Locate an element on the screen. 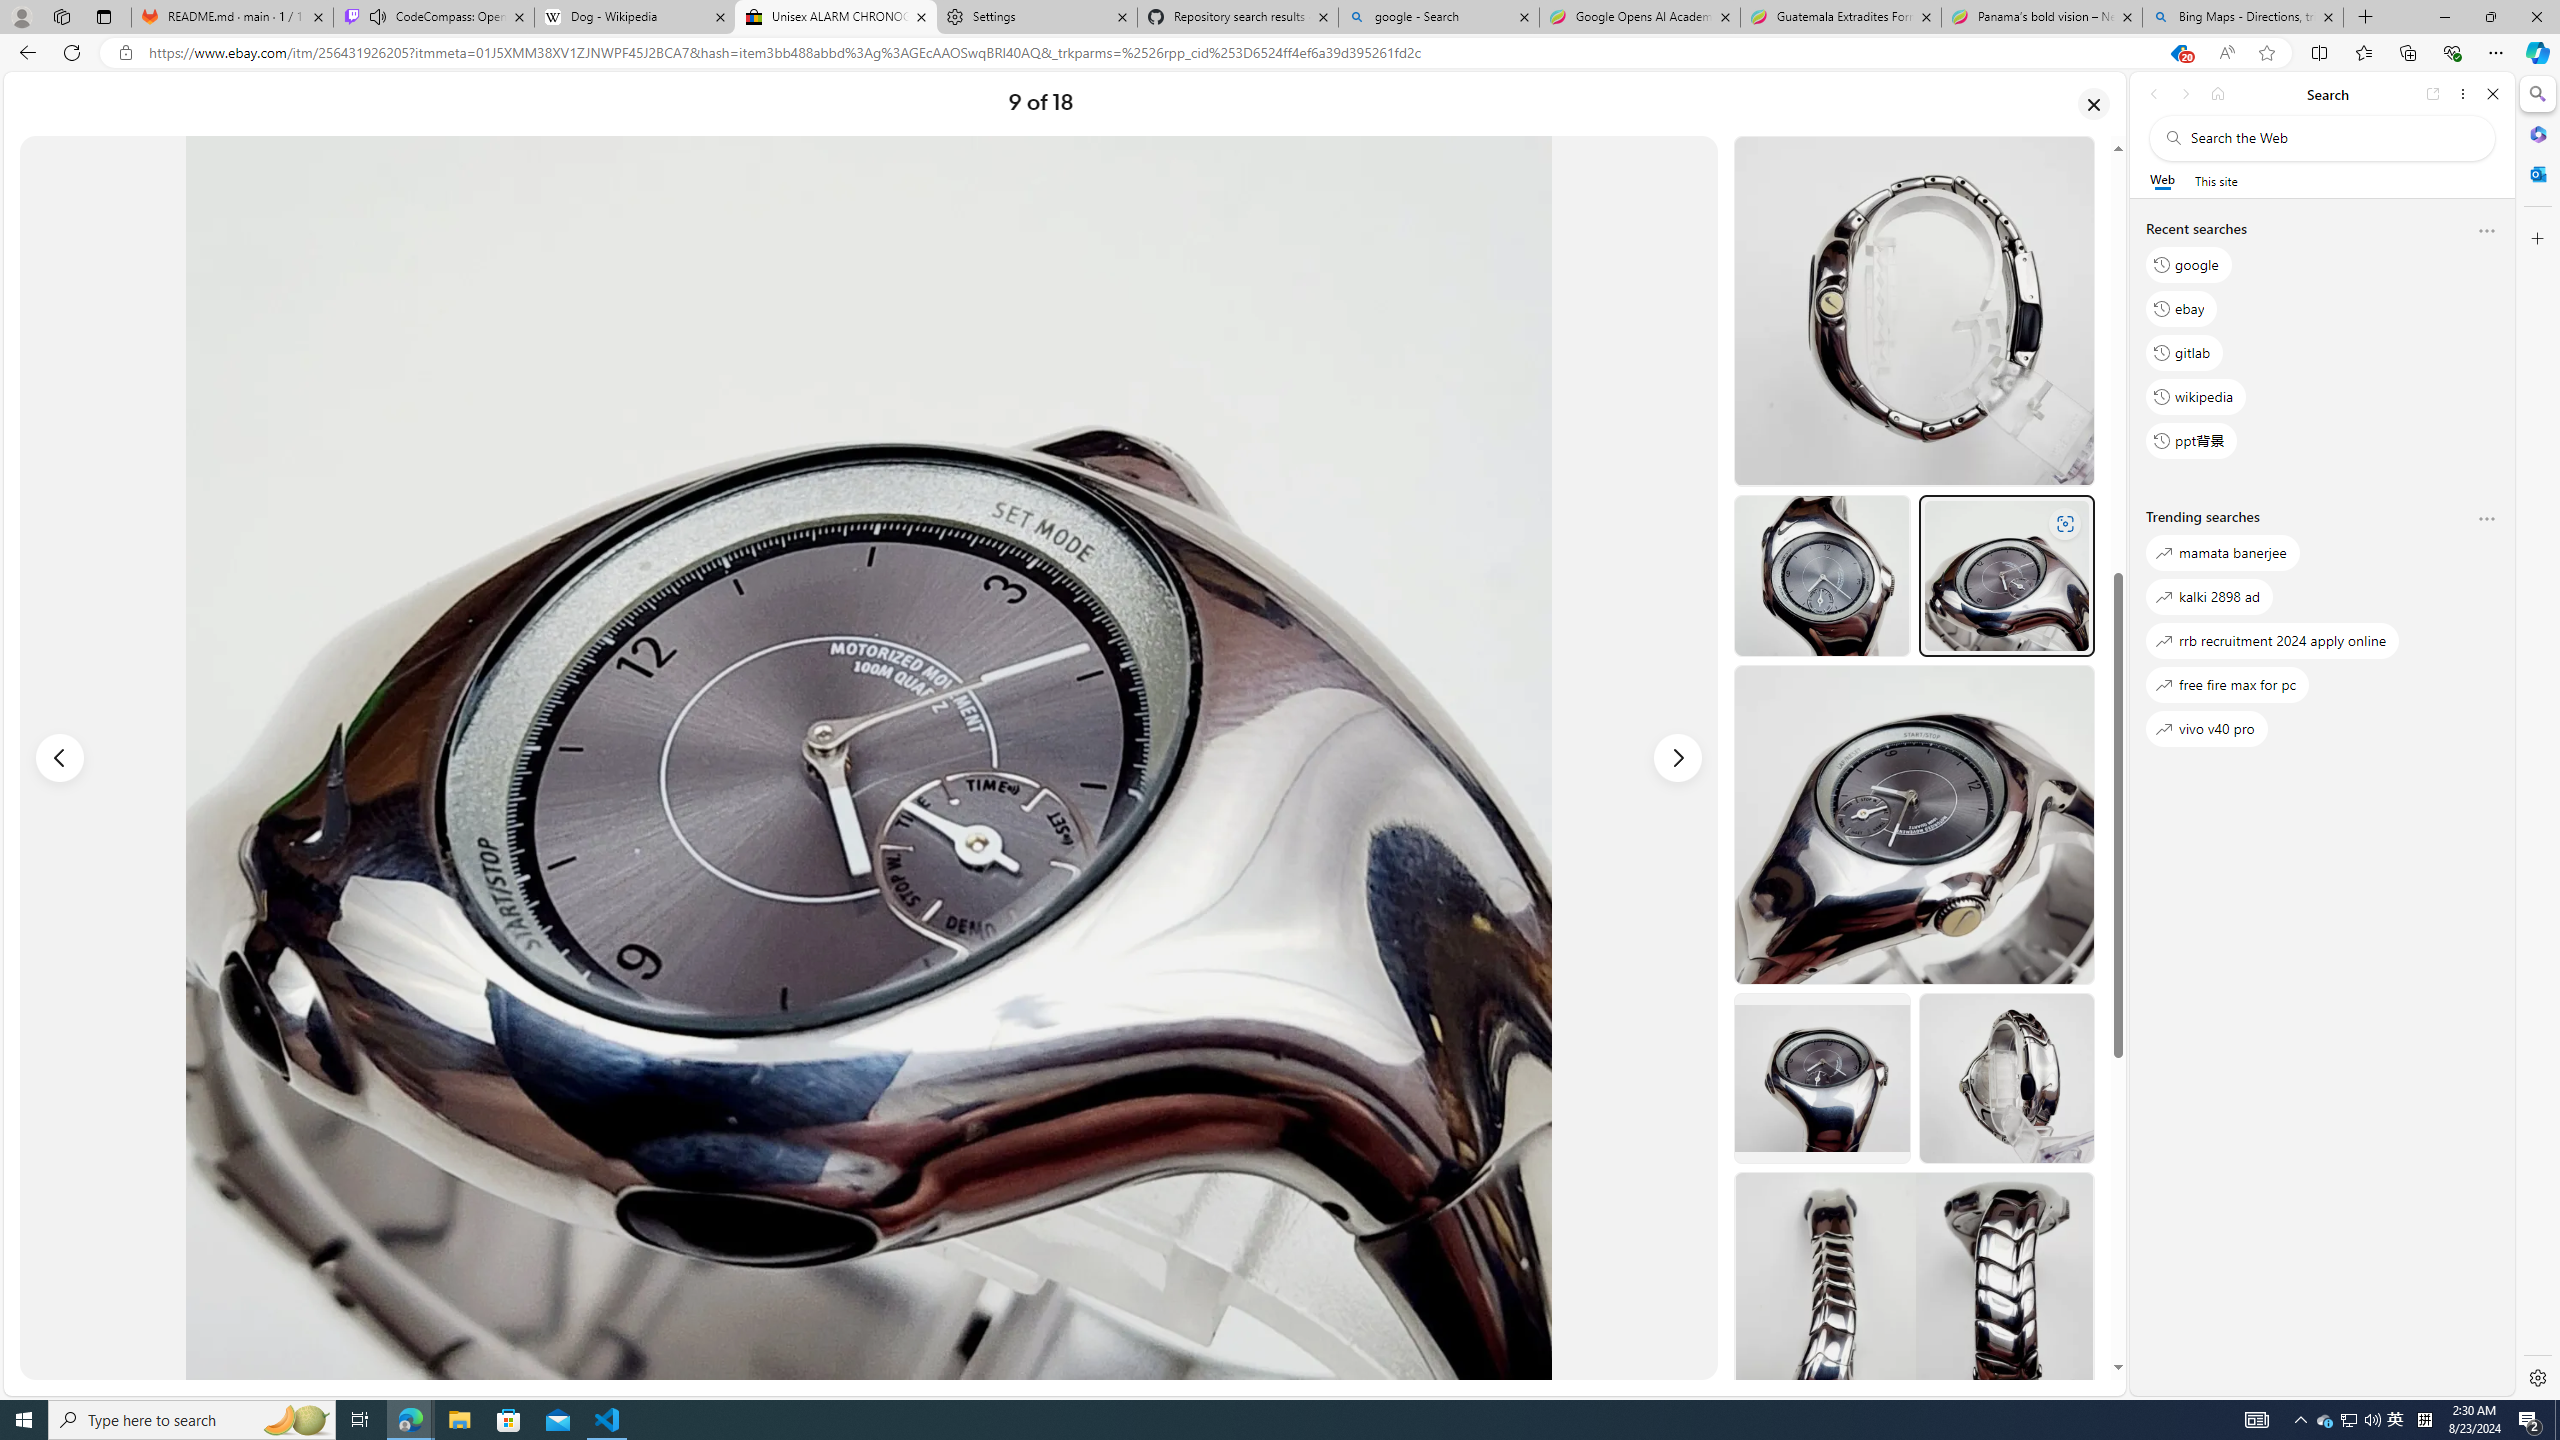 This screenshot has width=2560, height=1440. 'Close image gallery dialog' is located at coordinates (2094, 103).